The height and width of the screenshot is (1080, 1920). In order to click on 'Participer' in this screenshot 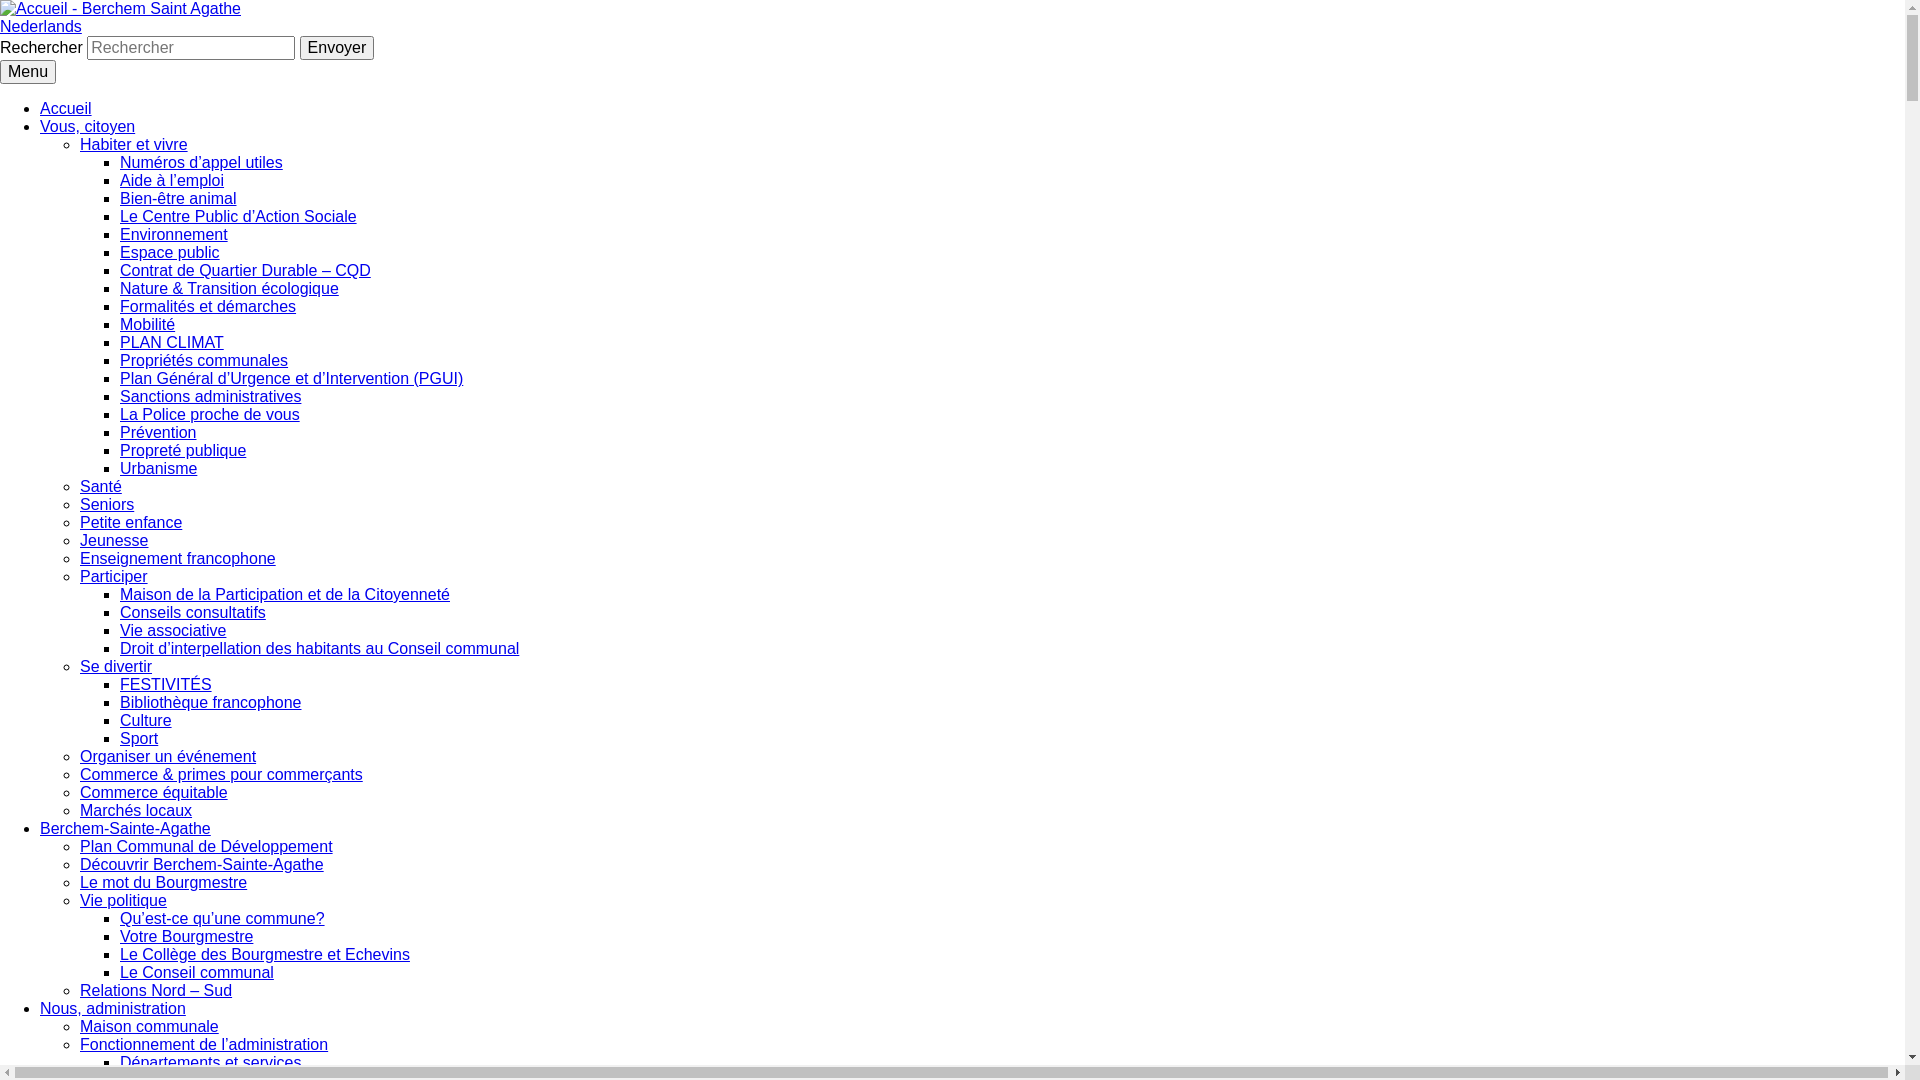, I will do `click(80, 576)`.